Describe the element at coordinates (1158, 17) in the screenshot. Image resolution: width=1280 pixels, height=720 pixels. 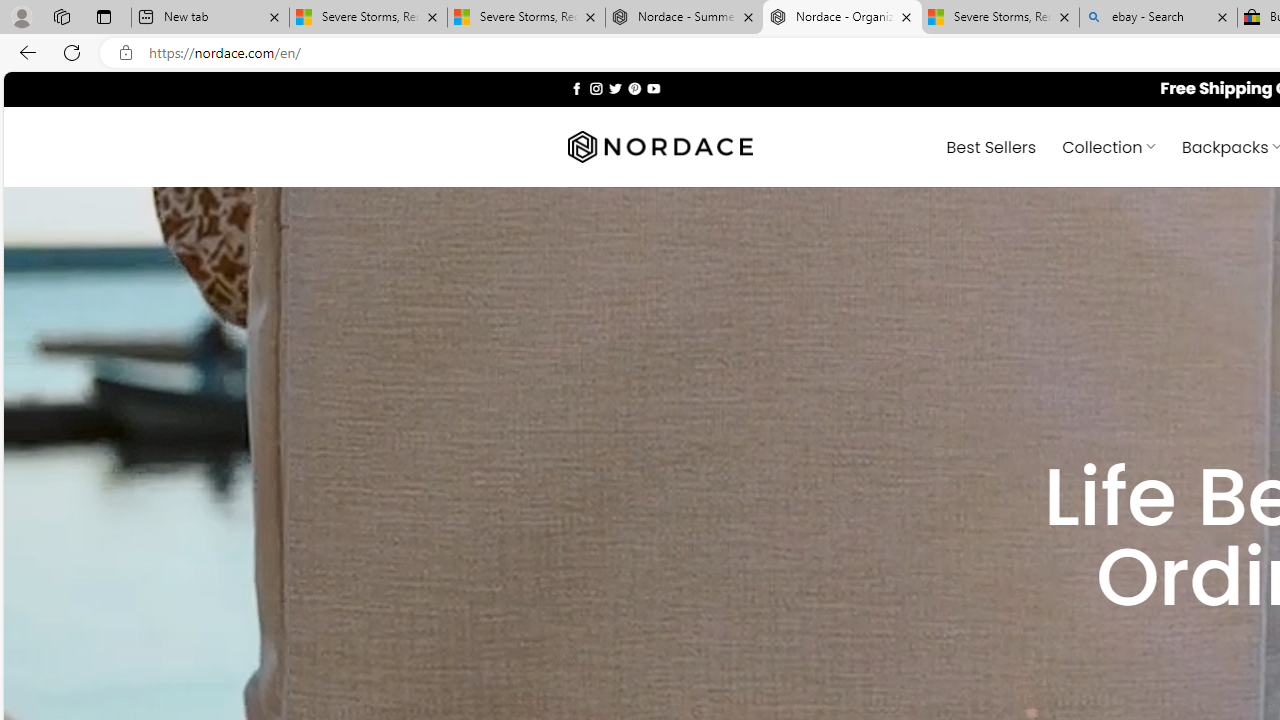
I see `'ebay - Search'` at that location.